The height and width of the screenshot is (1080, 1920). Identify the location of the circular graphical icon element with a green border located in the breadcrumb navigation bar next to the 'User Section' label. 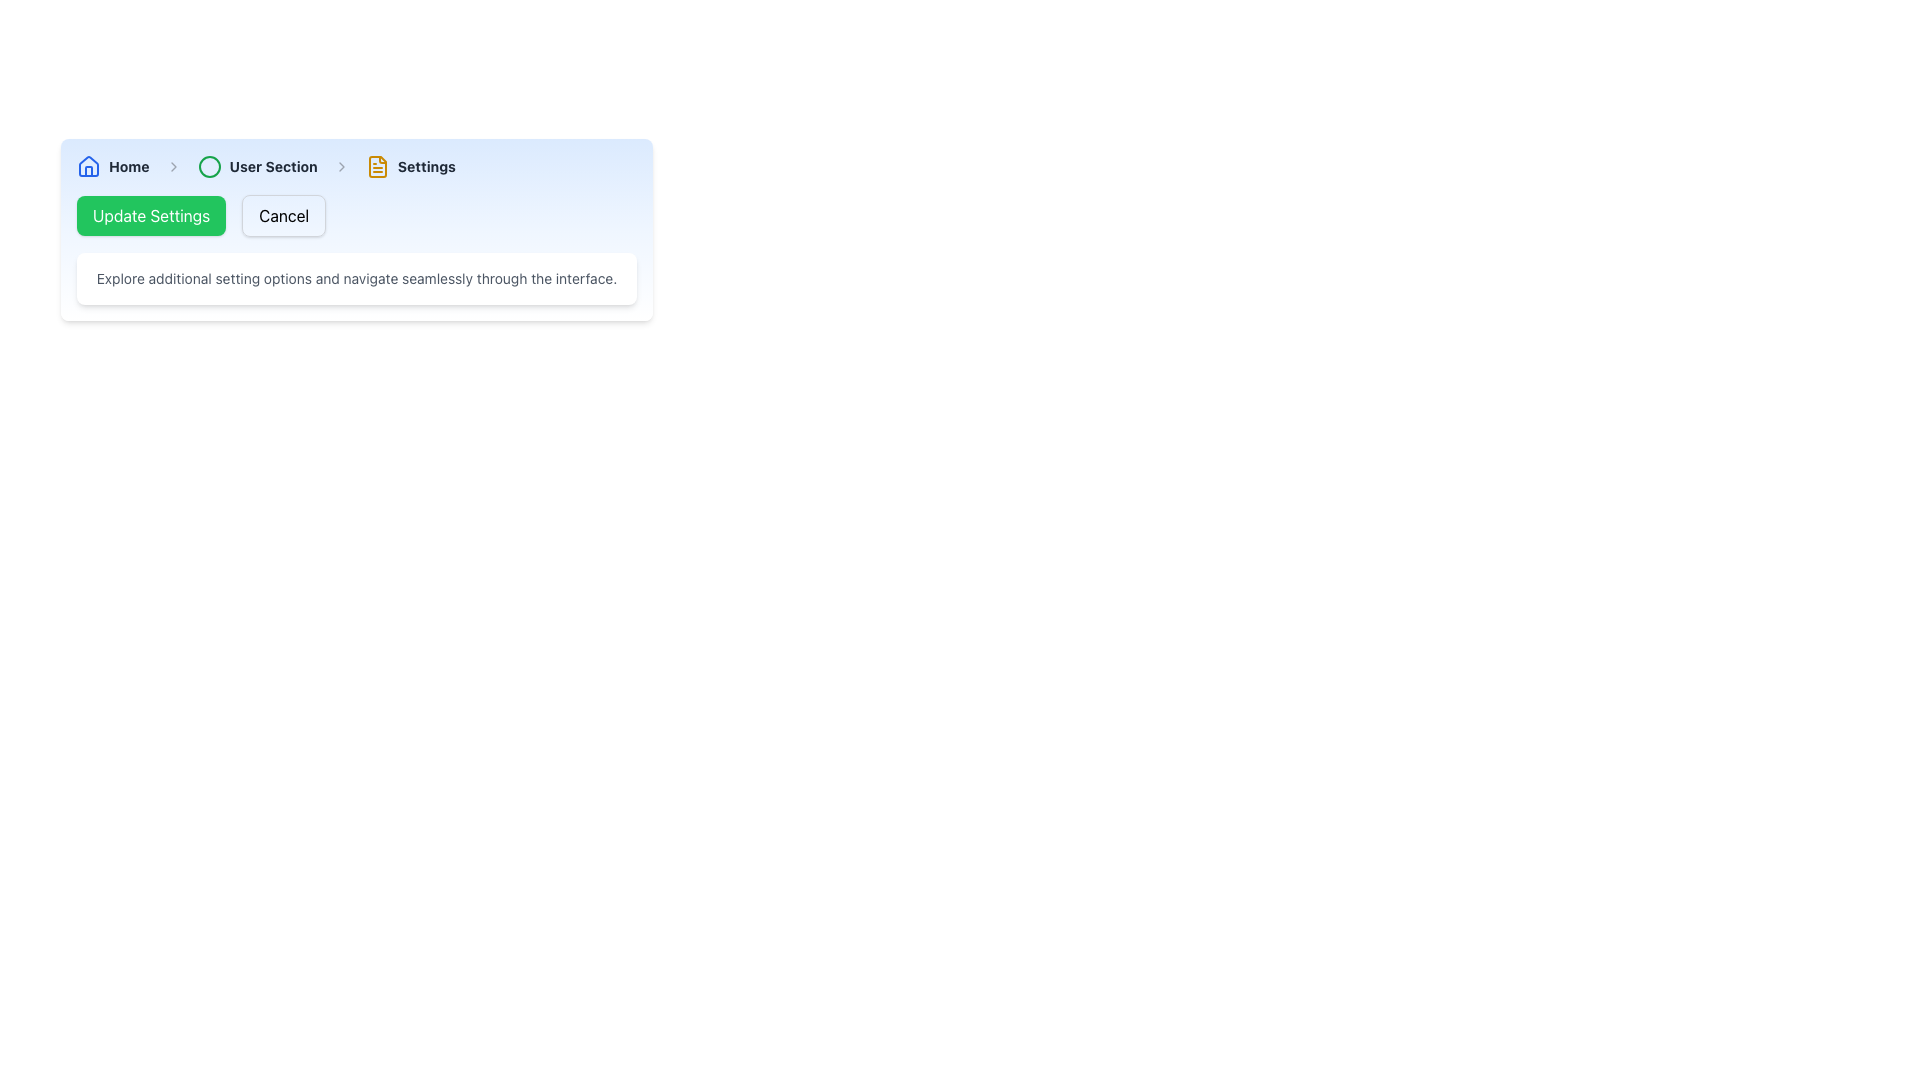
(209, 165).